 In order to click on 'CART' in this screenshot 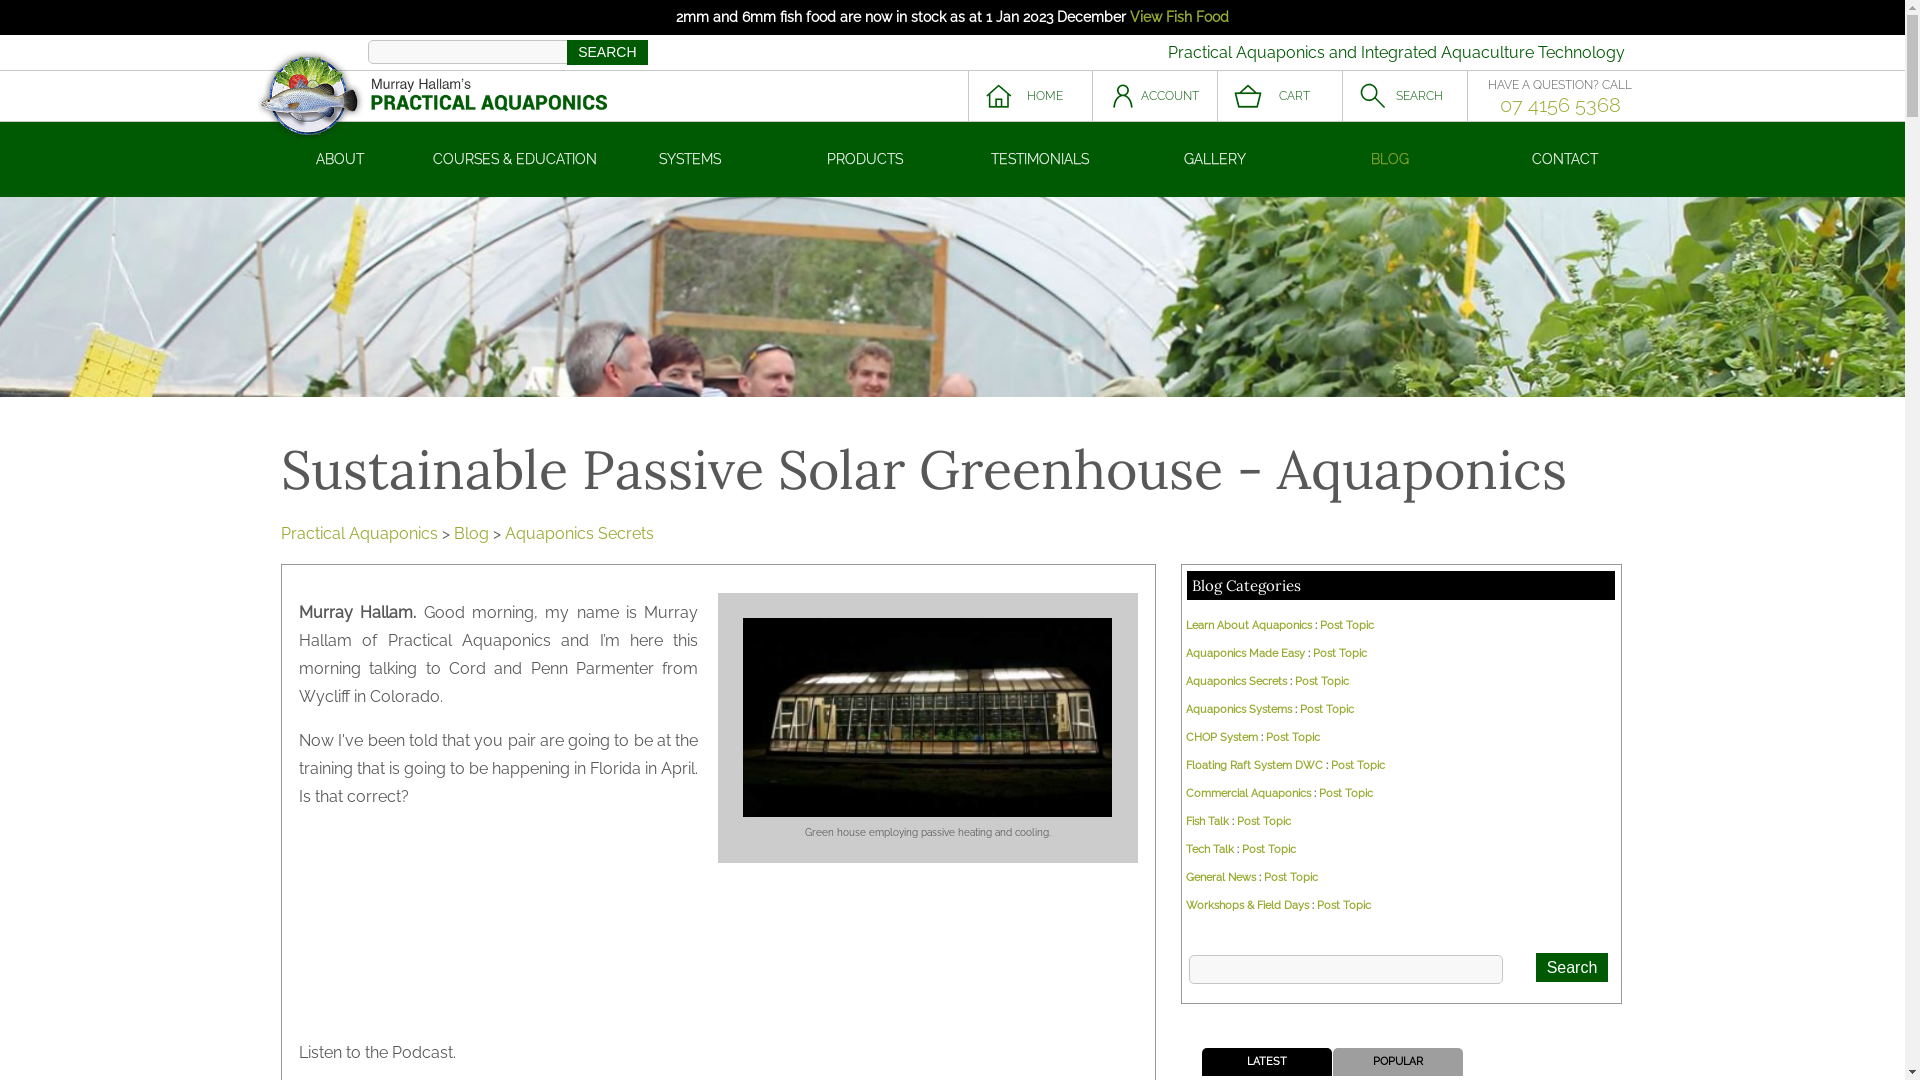, I will do `click(1280, 96)`.